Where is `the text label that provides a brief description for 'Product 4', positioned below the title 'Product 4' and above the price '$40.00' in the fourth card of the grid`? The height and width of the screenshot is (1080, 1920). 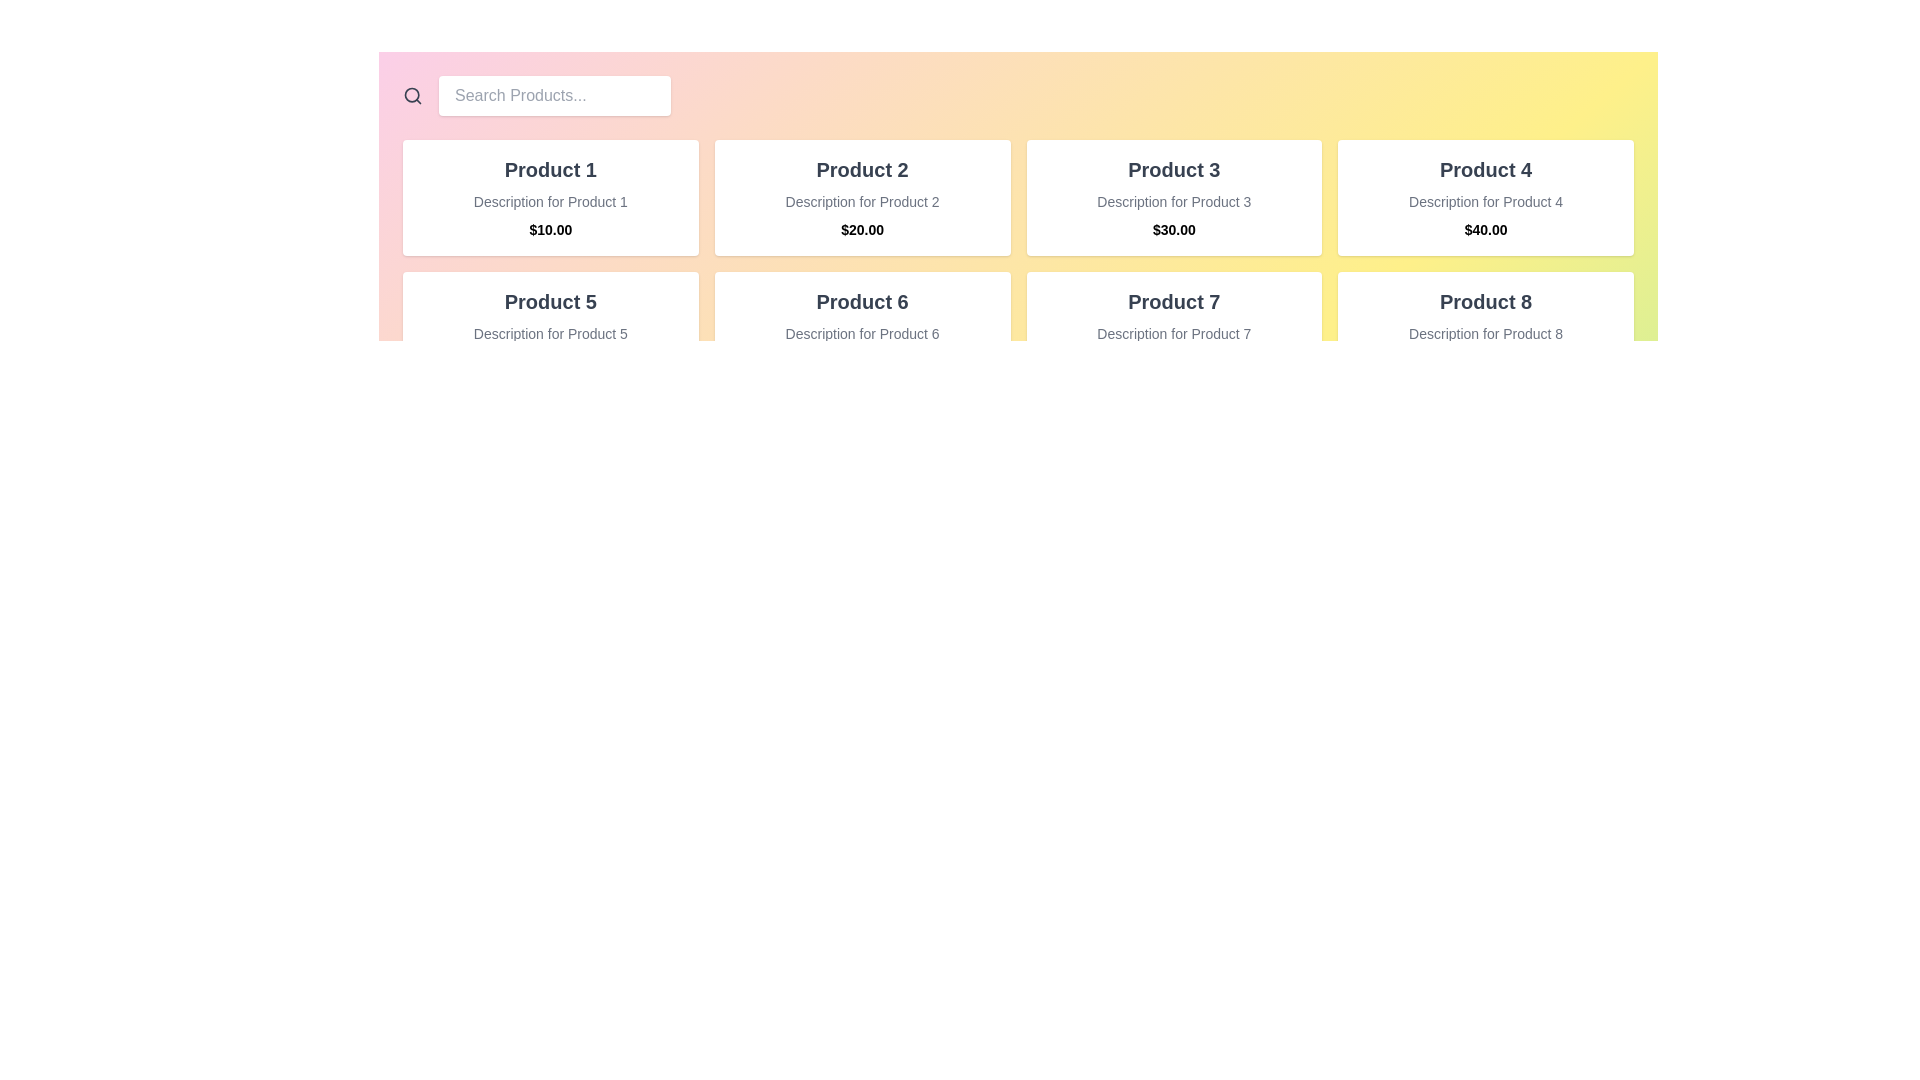 the text label that provides a brief description for 'Product 4', positioned below the title 'Product 4' and above the price '$40.00' in the fourth card of the grid is located at coordinates (1486, 201).